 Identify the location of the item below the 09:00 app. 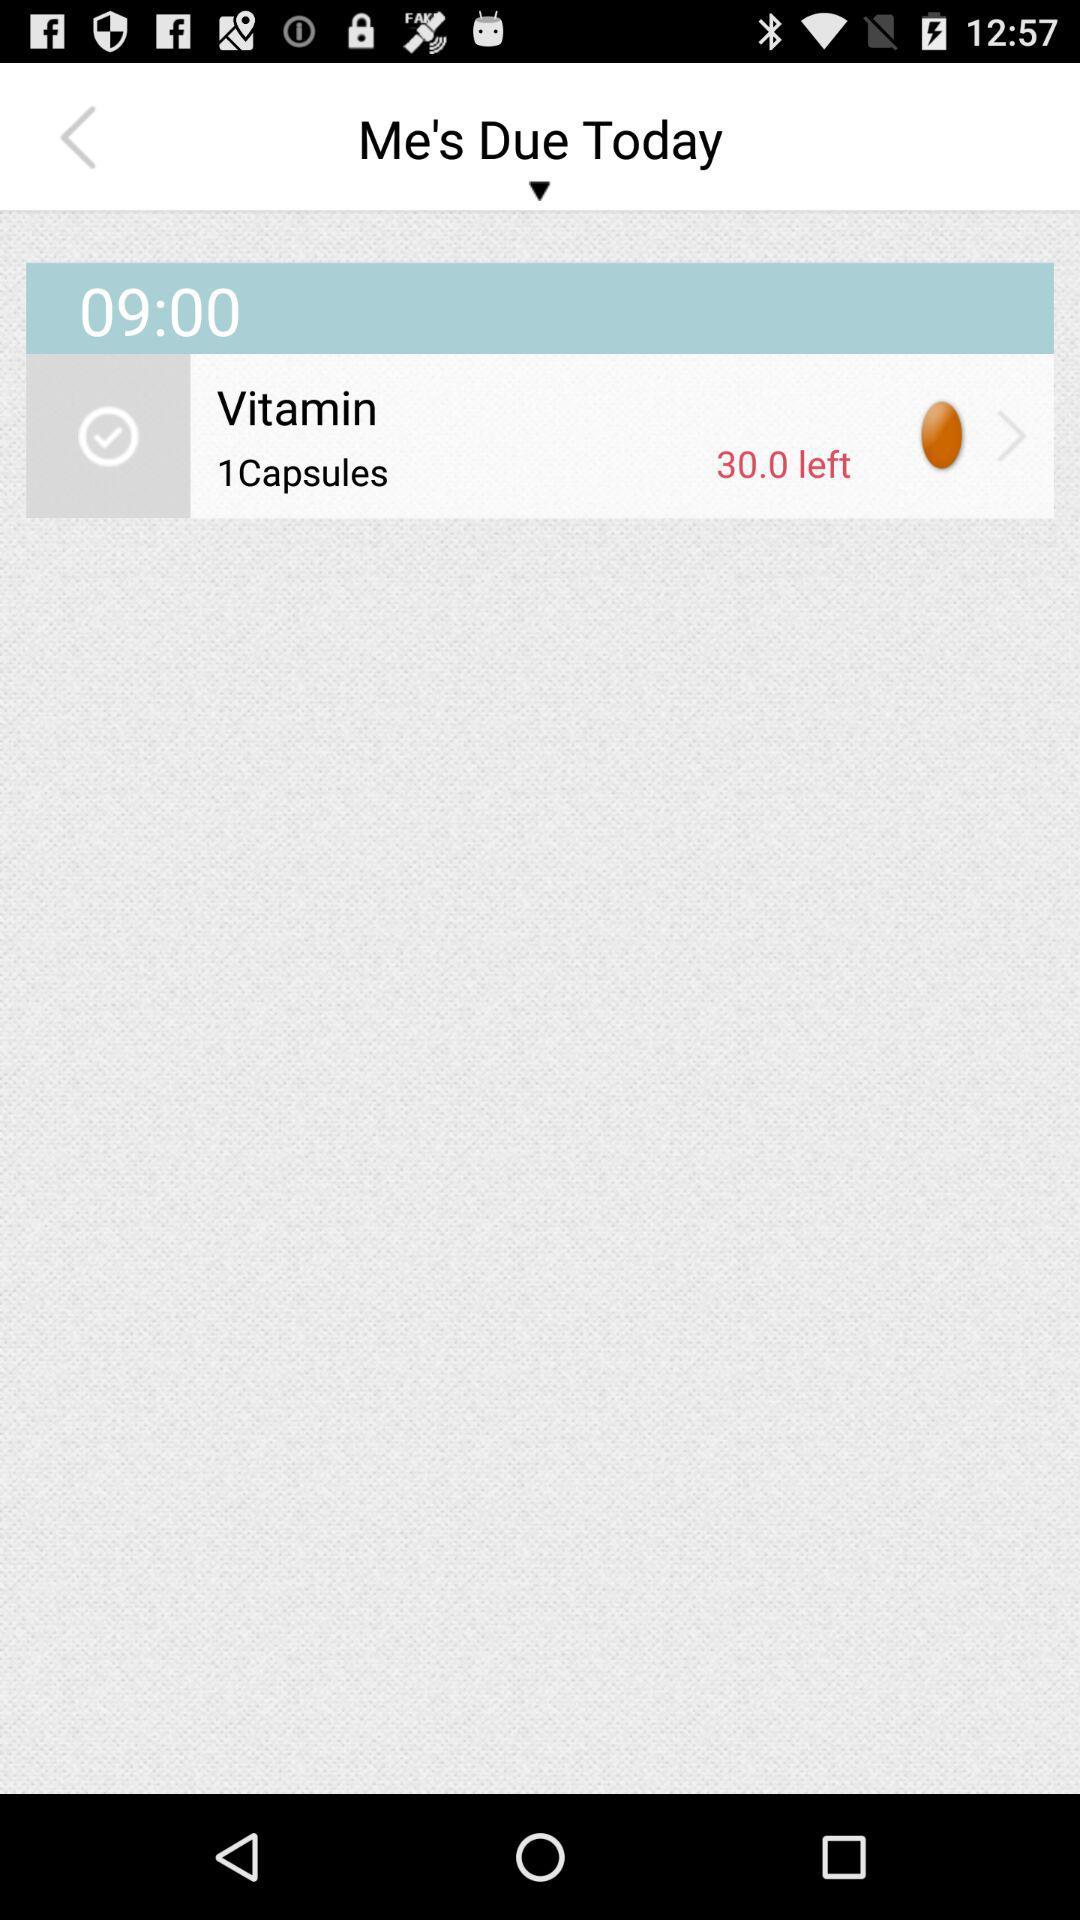
(532, 405).